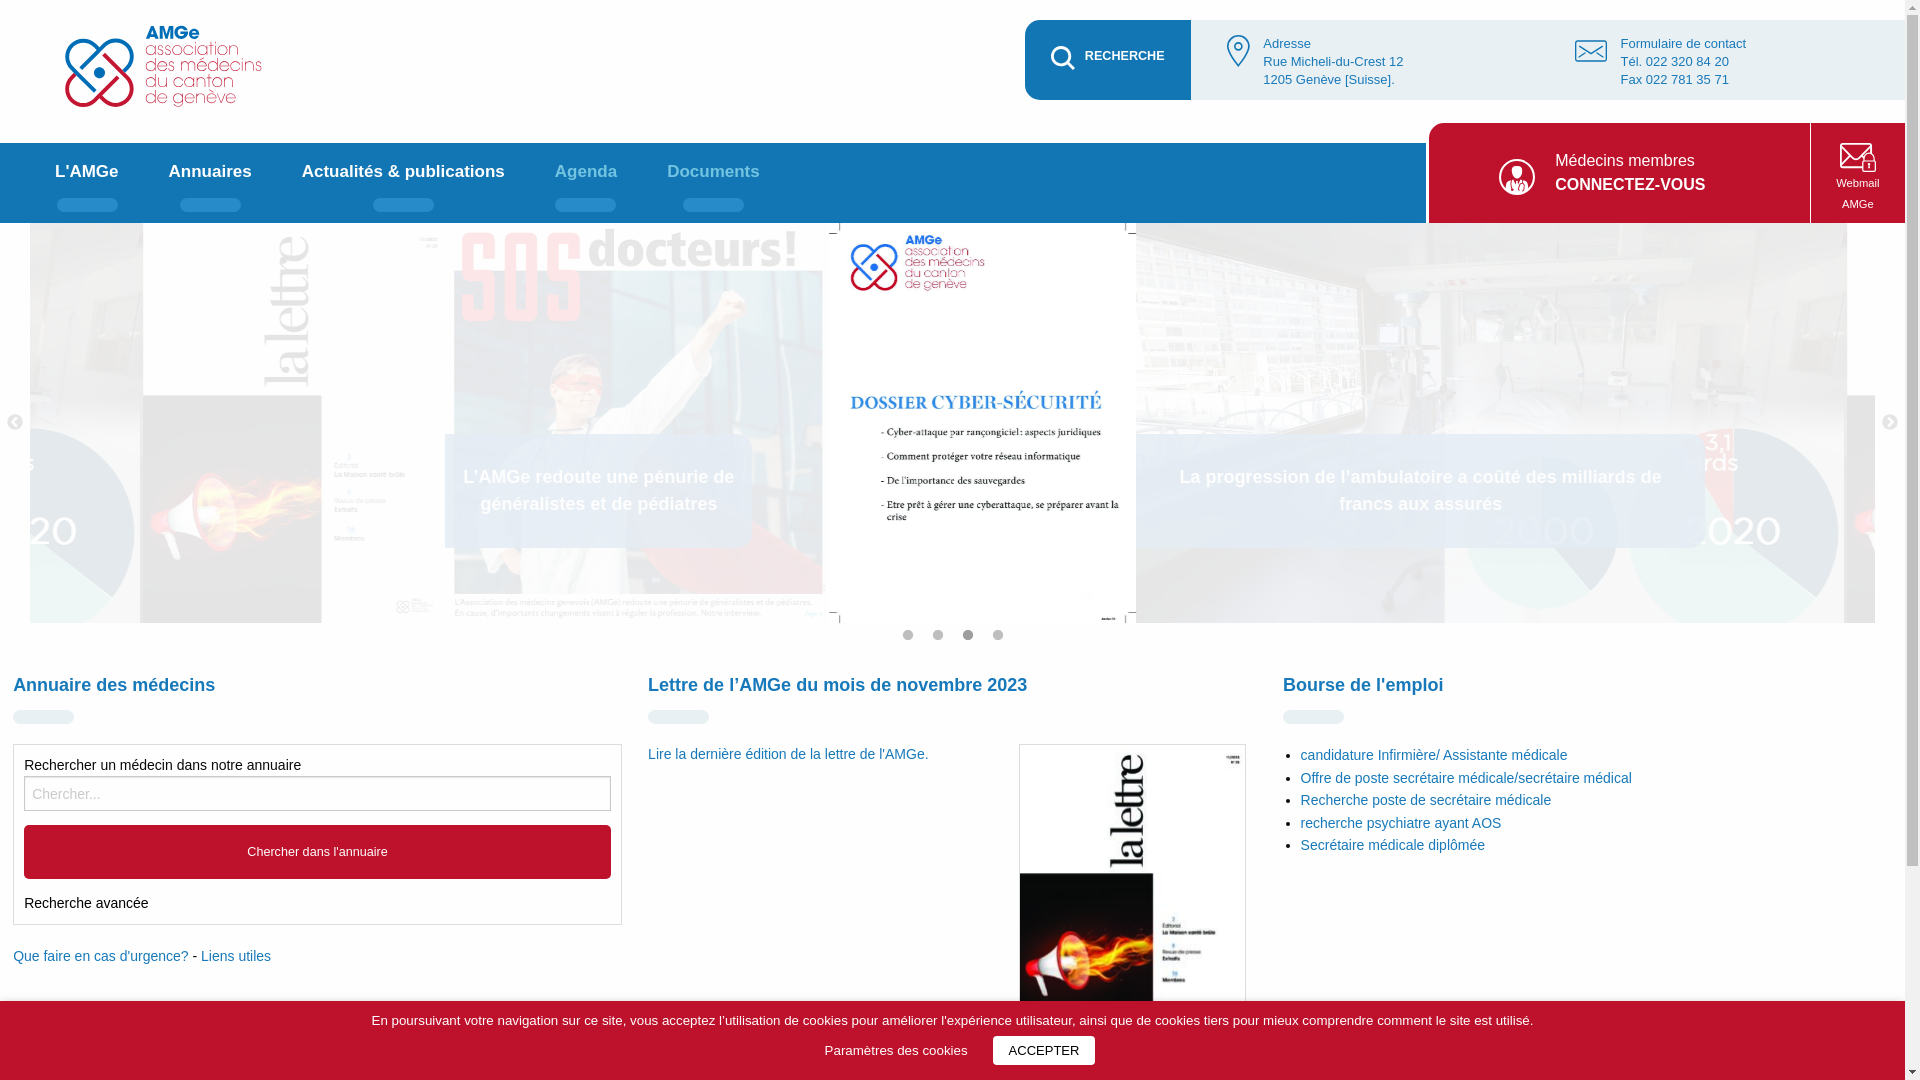  I want to click on 'Webmail, so click(1856, 172).